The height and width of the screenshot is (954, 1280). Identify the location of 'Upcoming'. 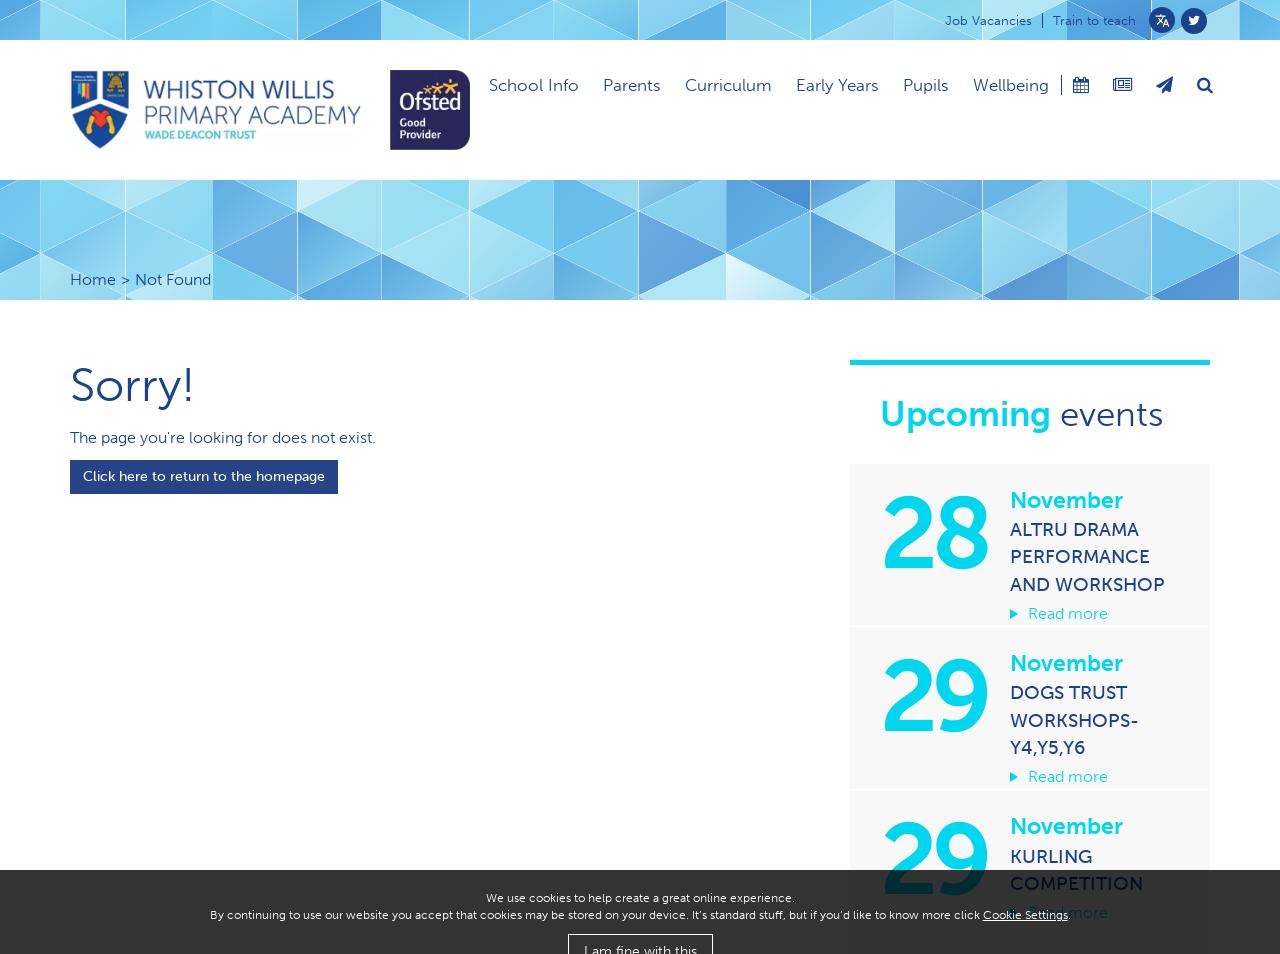
(965, 414).